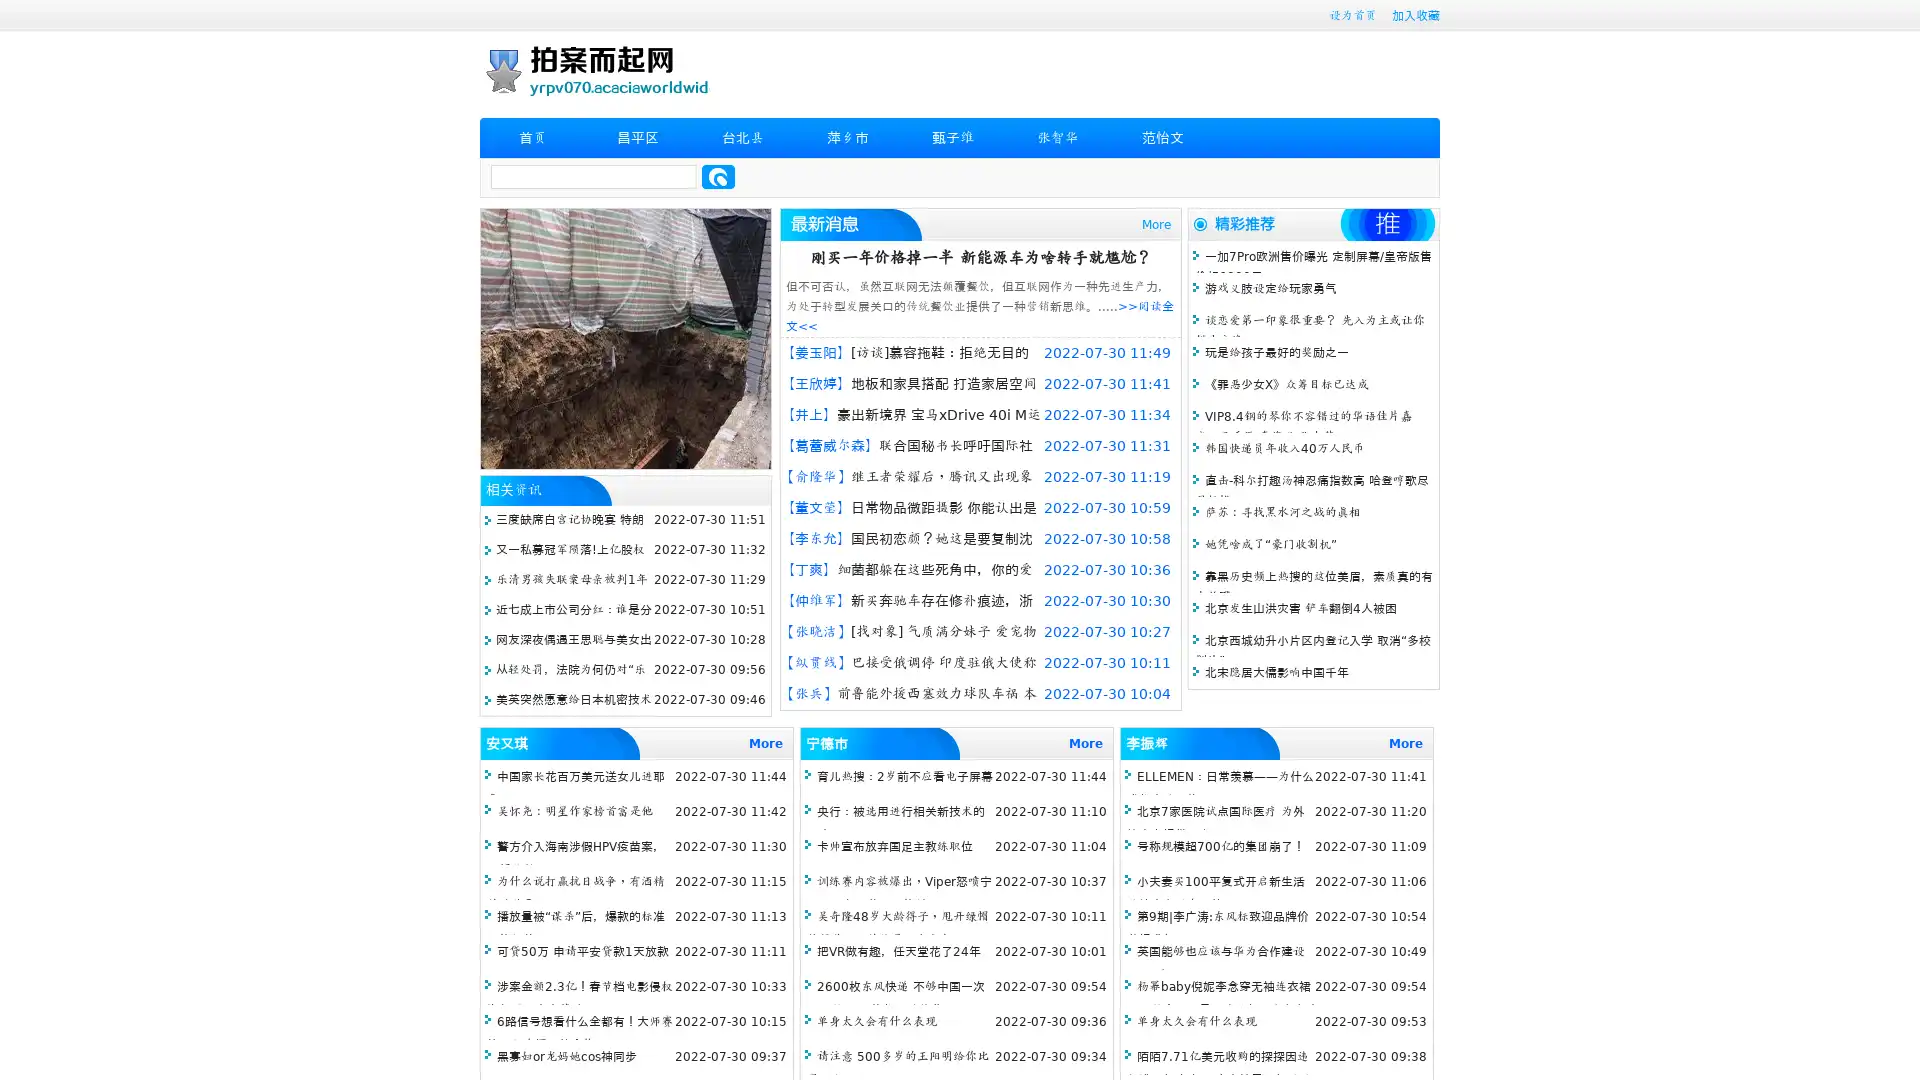 Image resolution: width=1920 pixels, height=1080 pixels. Describe the element at coordinates (718, 176) in the screenshot. I see `Search` at that location.